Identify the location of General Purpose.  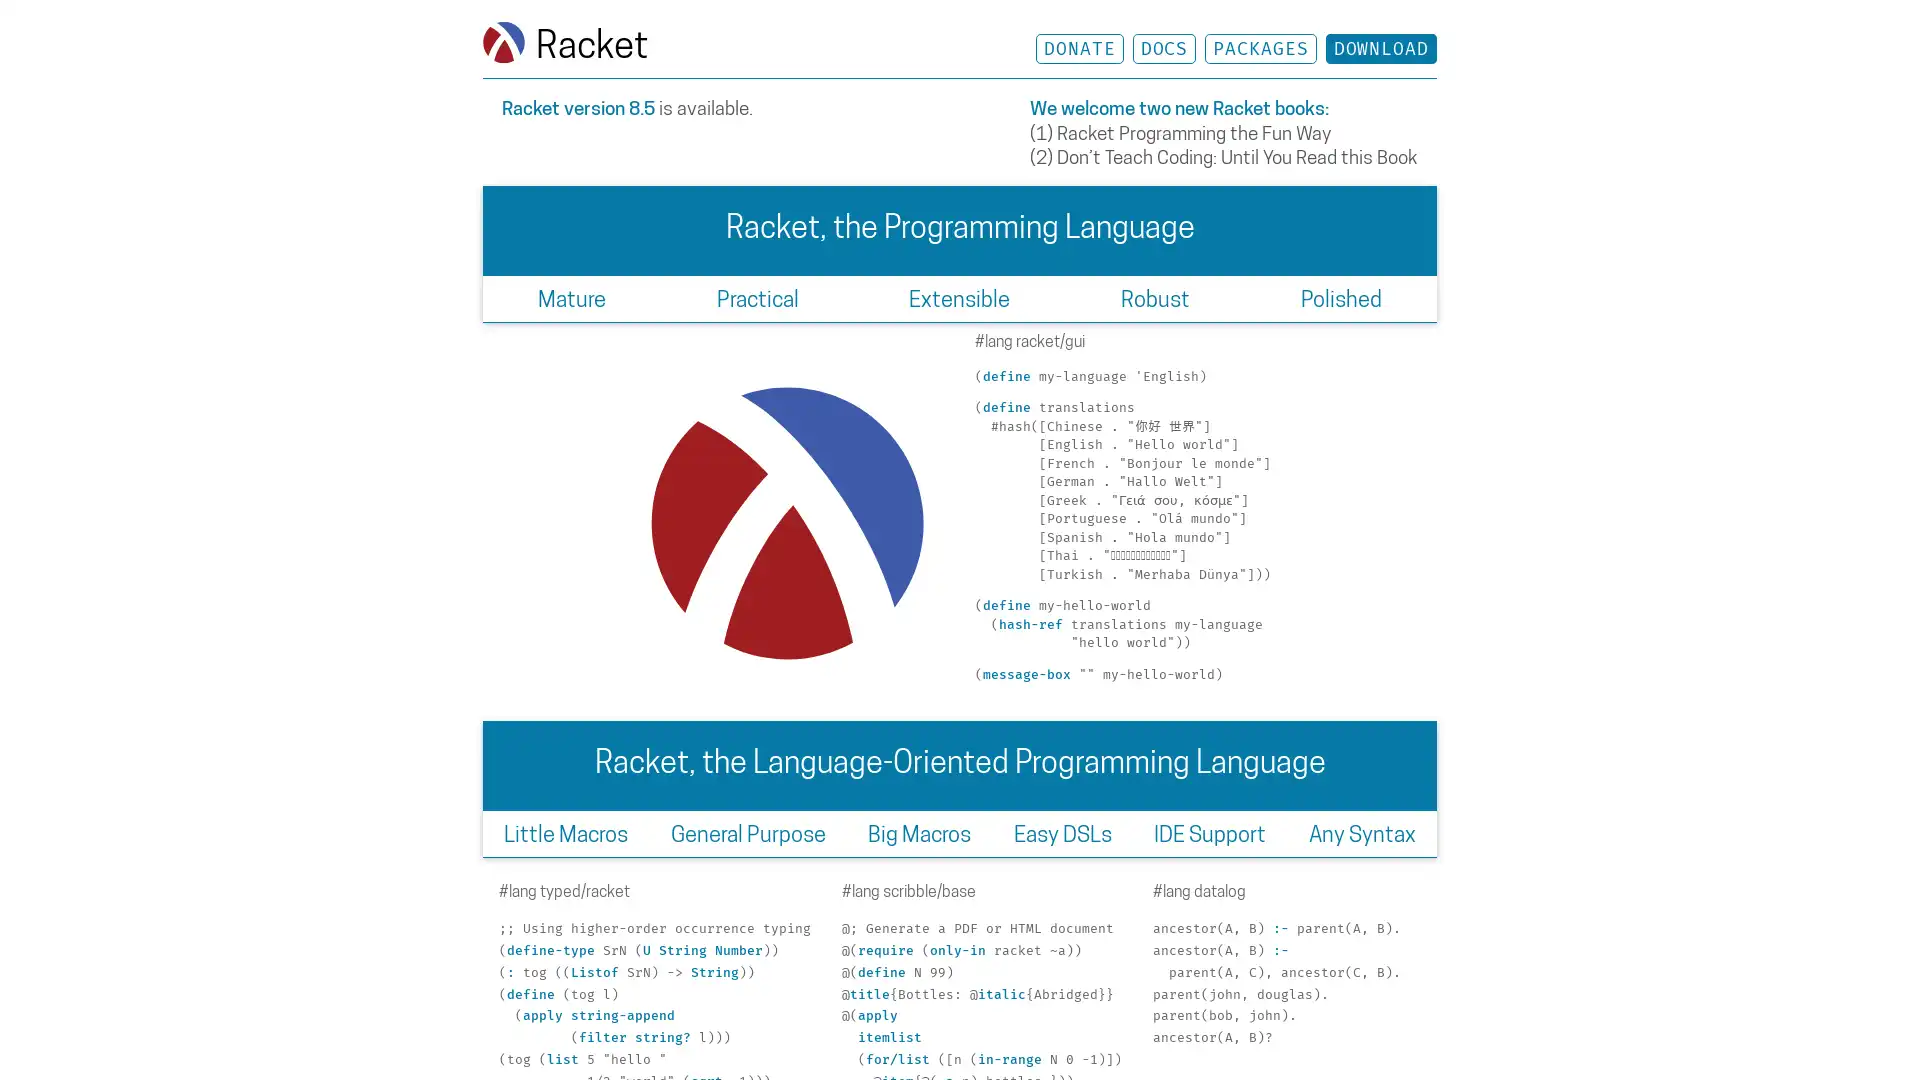
(747, 833).